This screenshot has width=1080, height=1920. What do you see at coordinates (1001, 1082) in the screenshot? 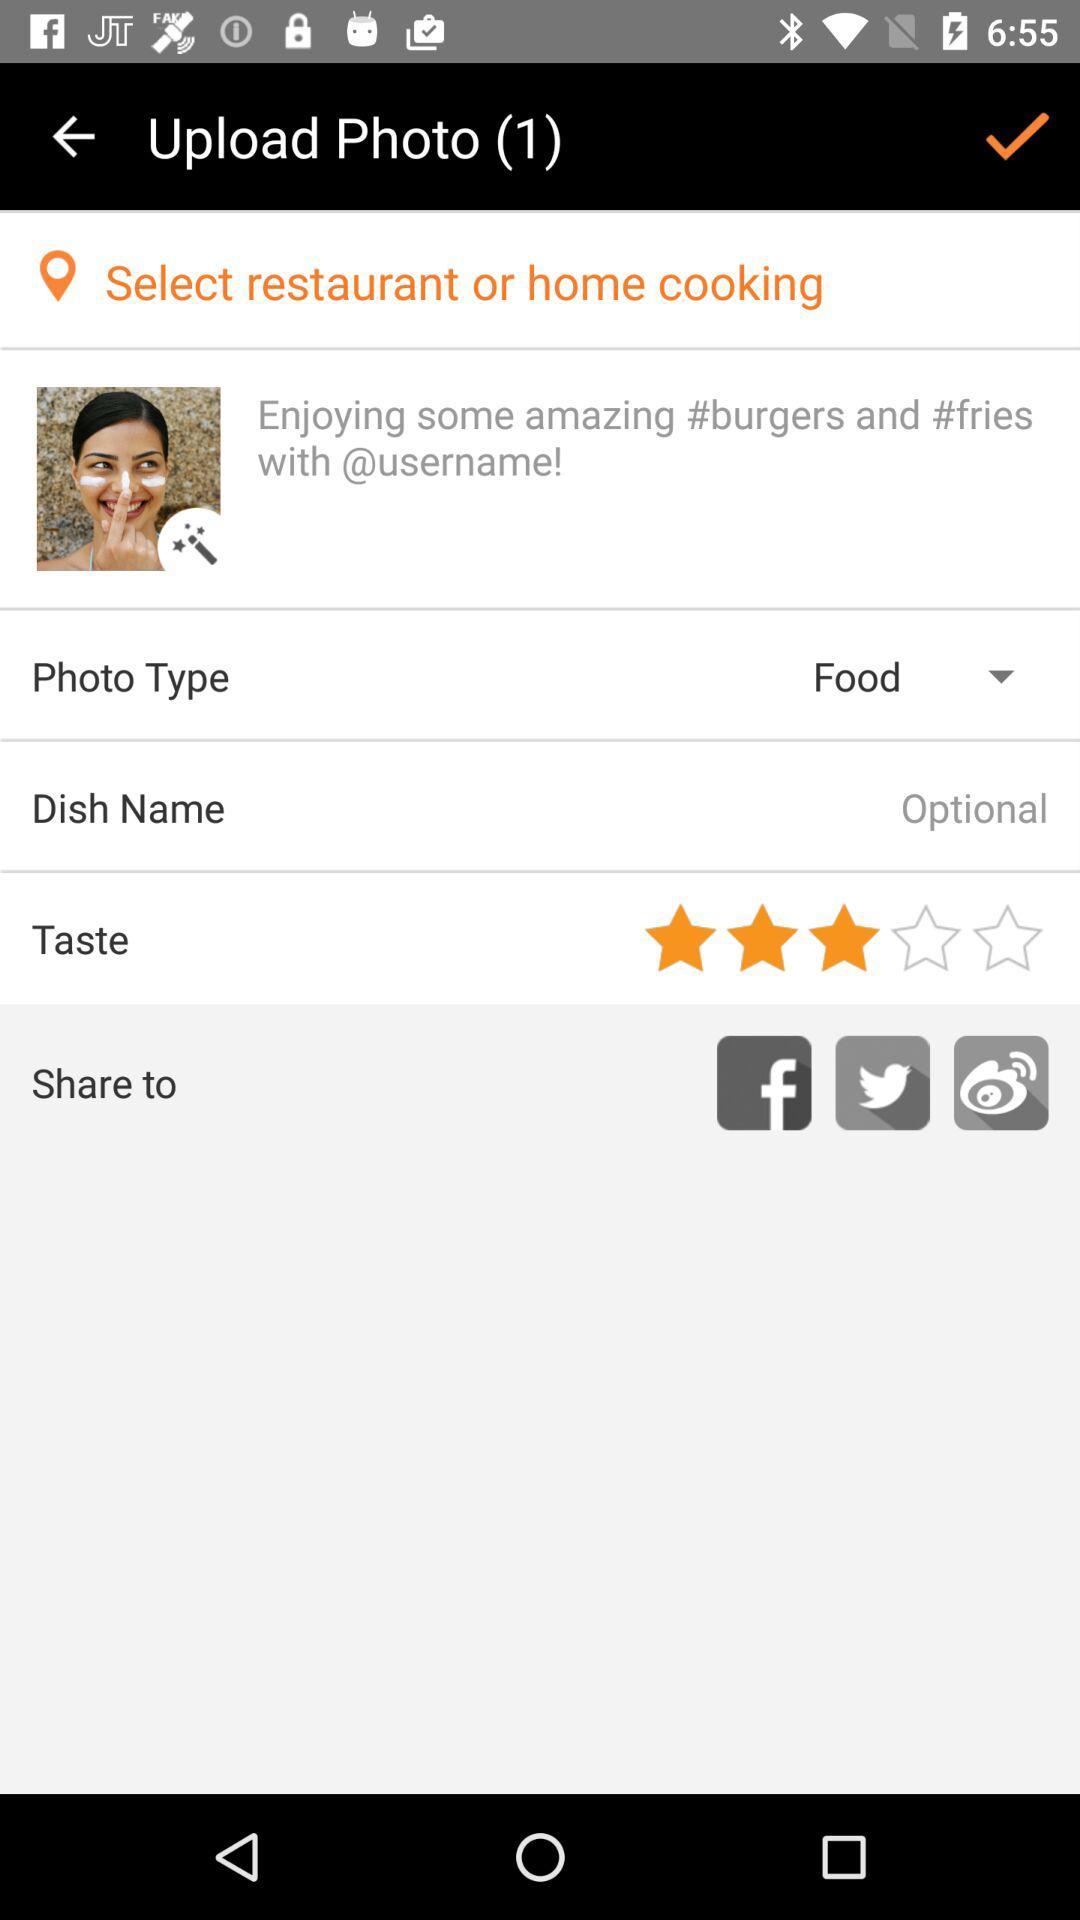
I see `tap to share` at bounding box center [1001, 1082].